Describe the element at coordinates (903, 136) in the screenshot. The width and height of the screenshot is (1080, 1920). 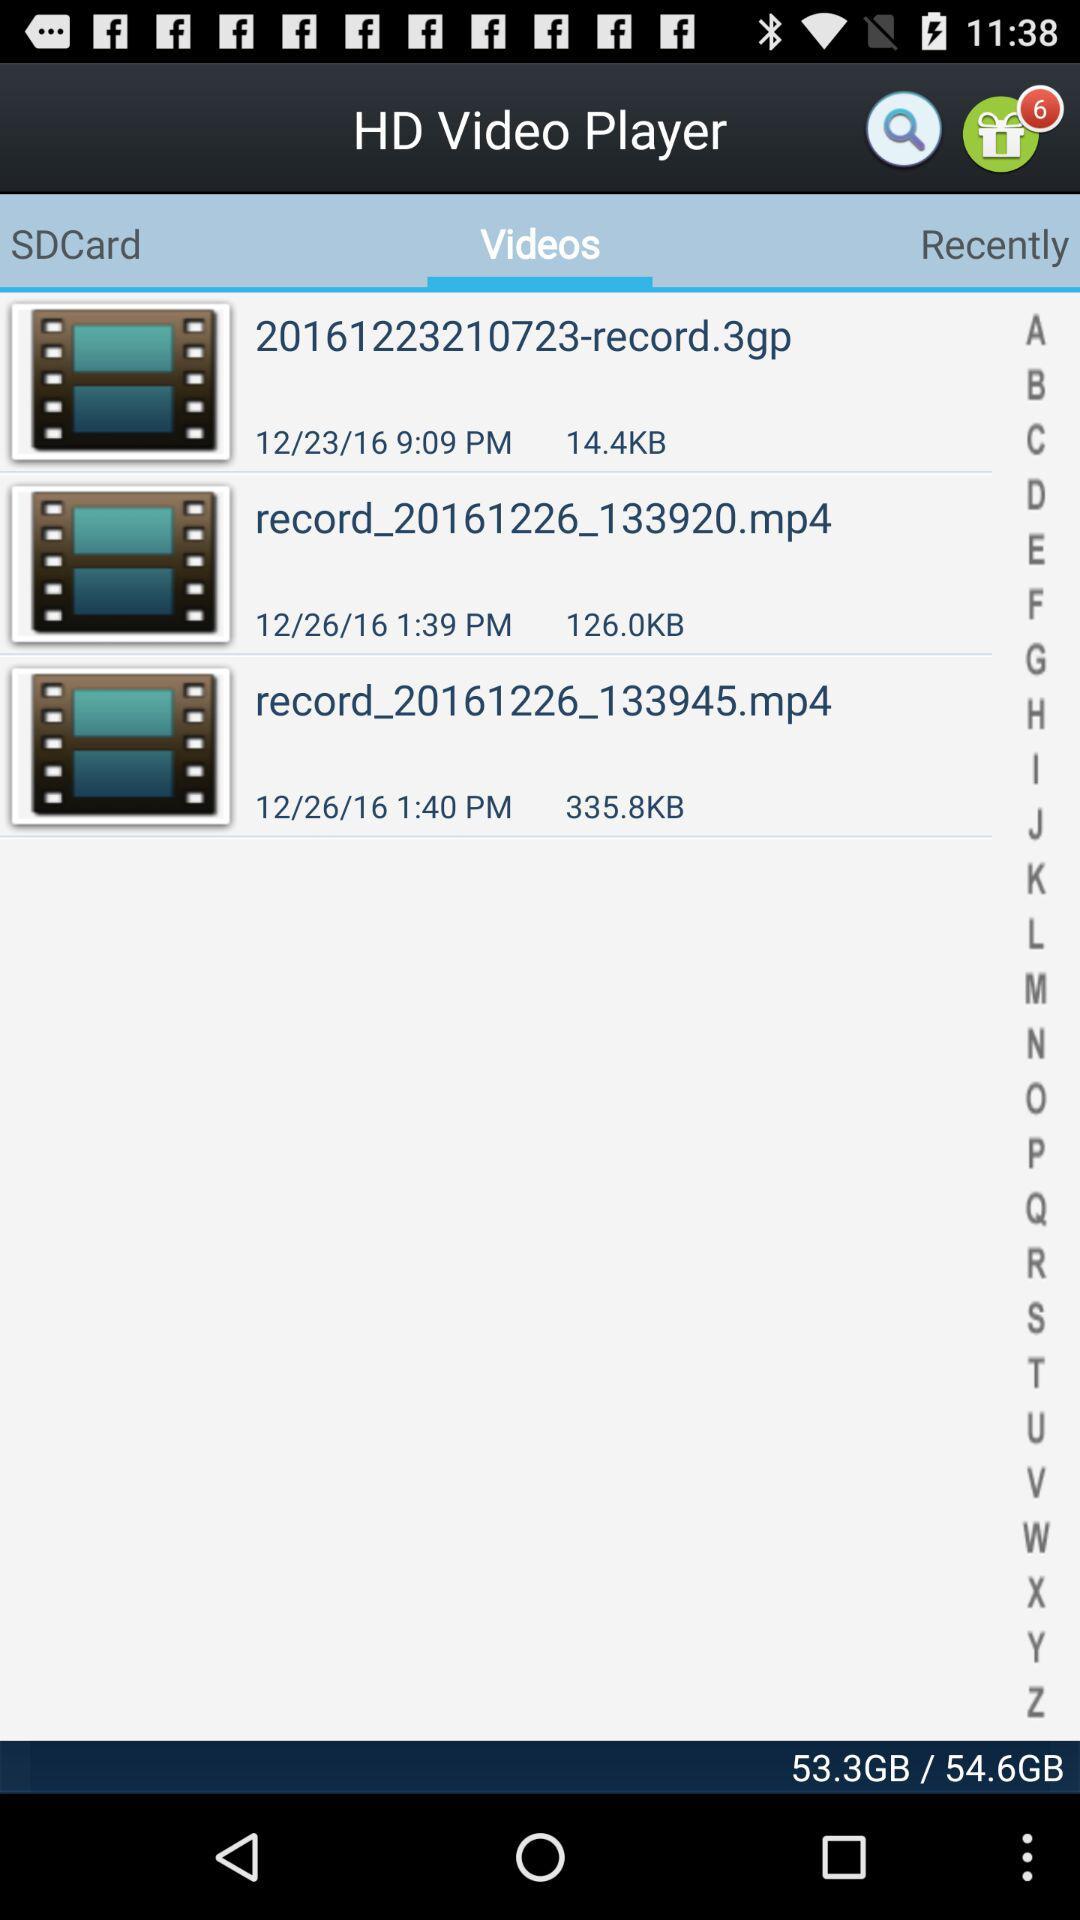
I see `the search icon` at that location.